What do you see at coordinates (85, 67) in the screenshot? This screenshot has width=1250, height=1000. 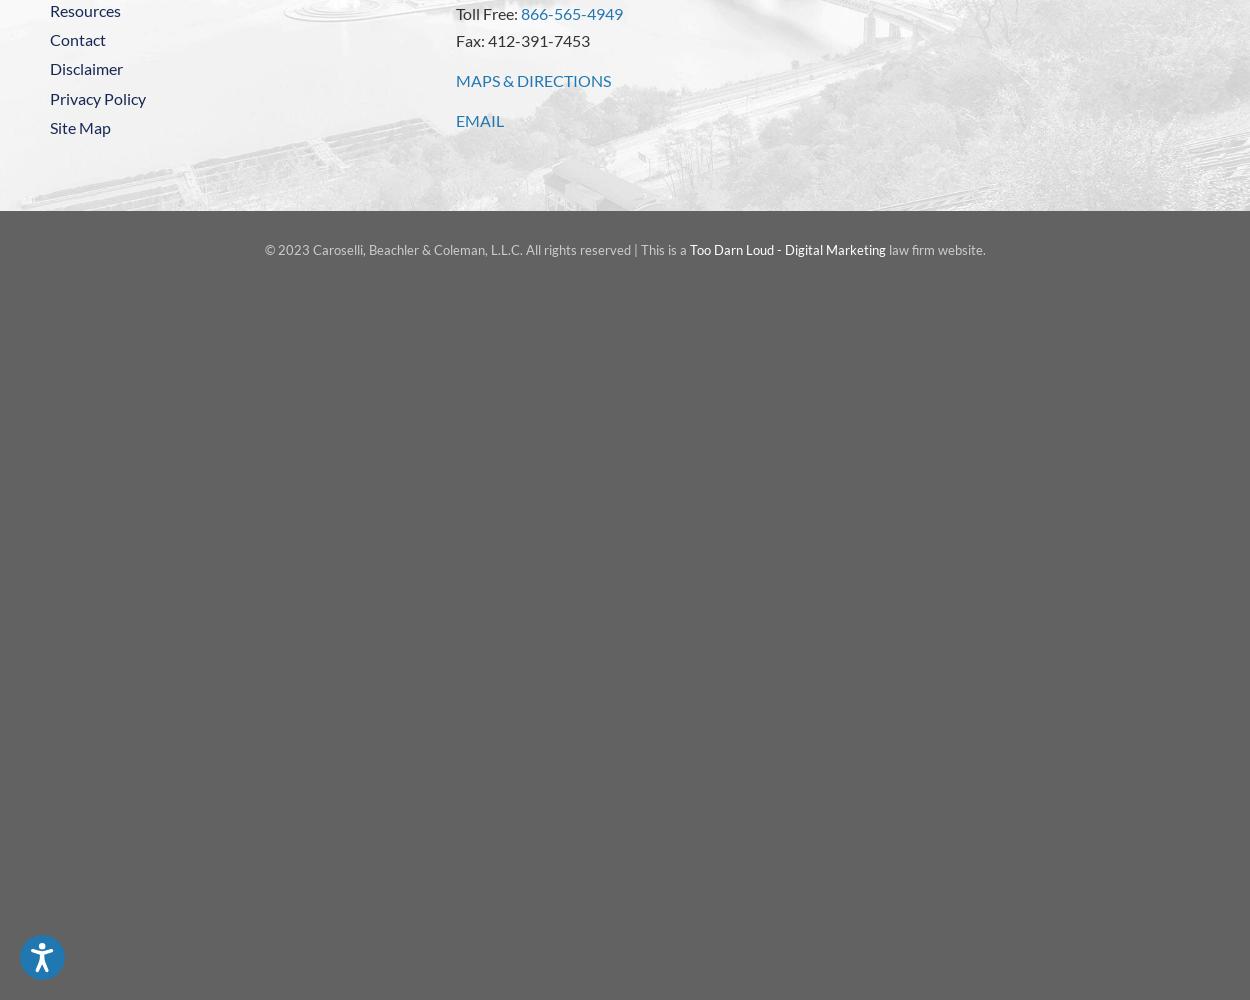 I see `'Disclaimer'` at bounding box center [85, 67].